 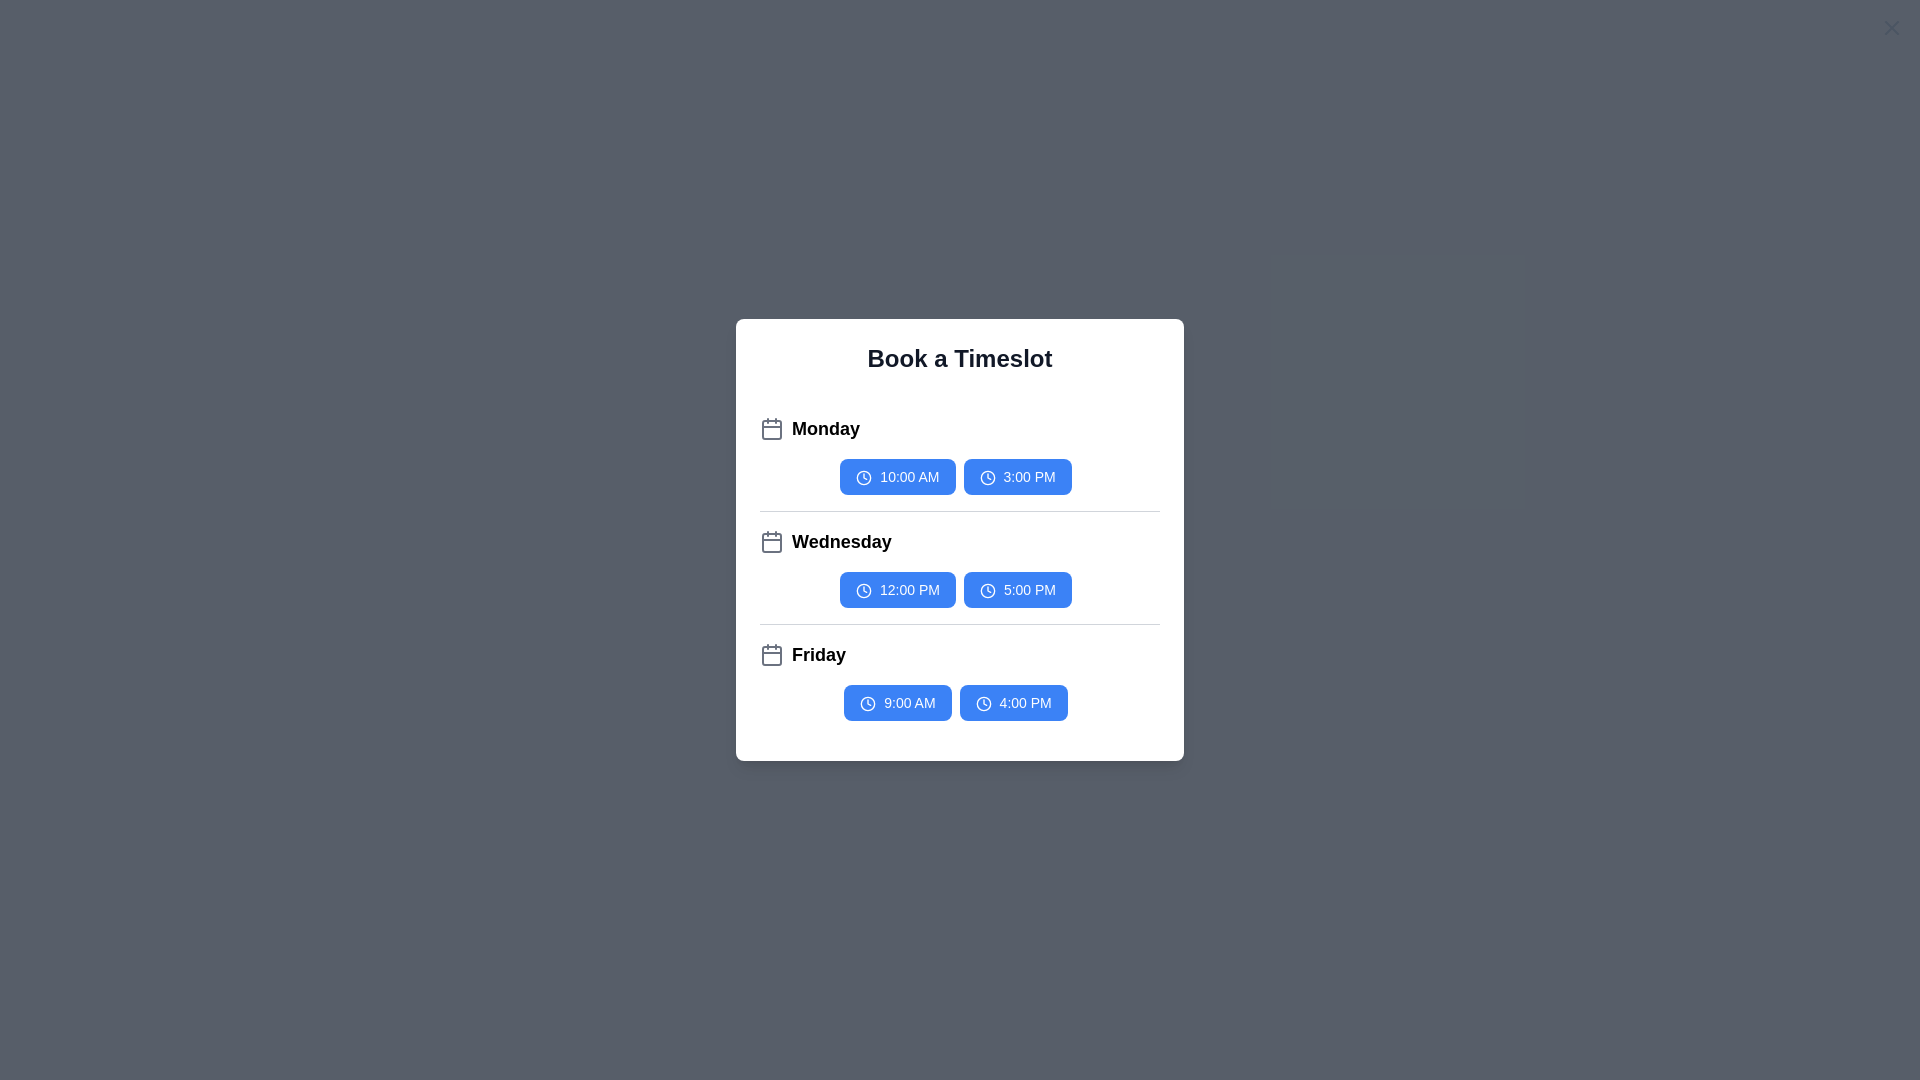 What do you see at coordinates (896, 477) in the screenshot?
I see `the timeslot button labeled 10:00 AM` at bounding box center [896, 477].